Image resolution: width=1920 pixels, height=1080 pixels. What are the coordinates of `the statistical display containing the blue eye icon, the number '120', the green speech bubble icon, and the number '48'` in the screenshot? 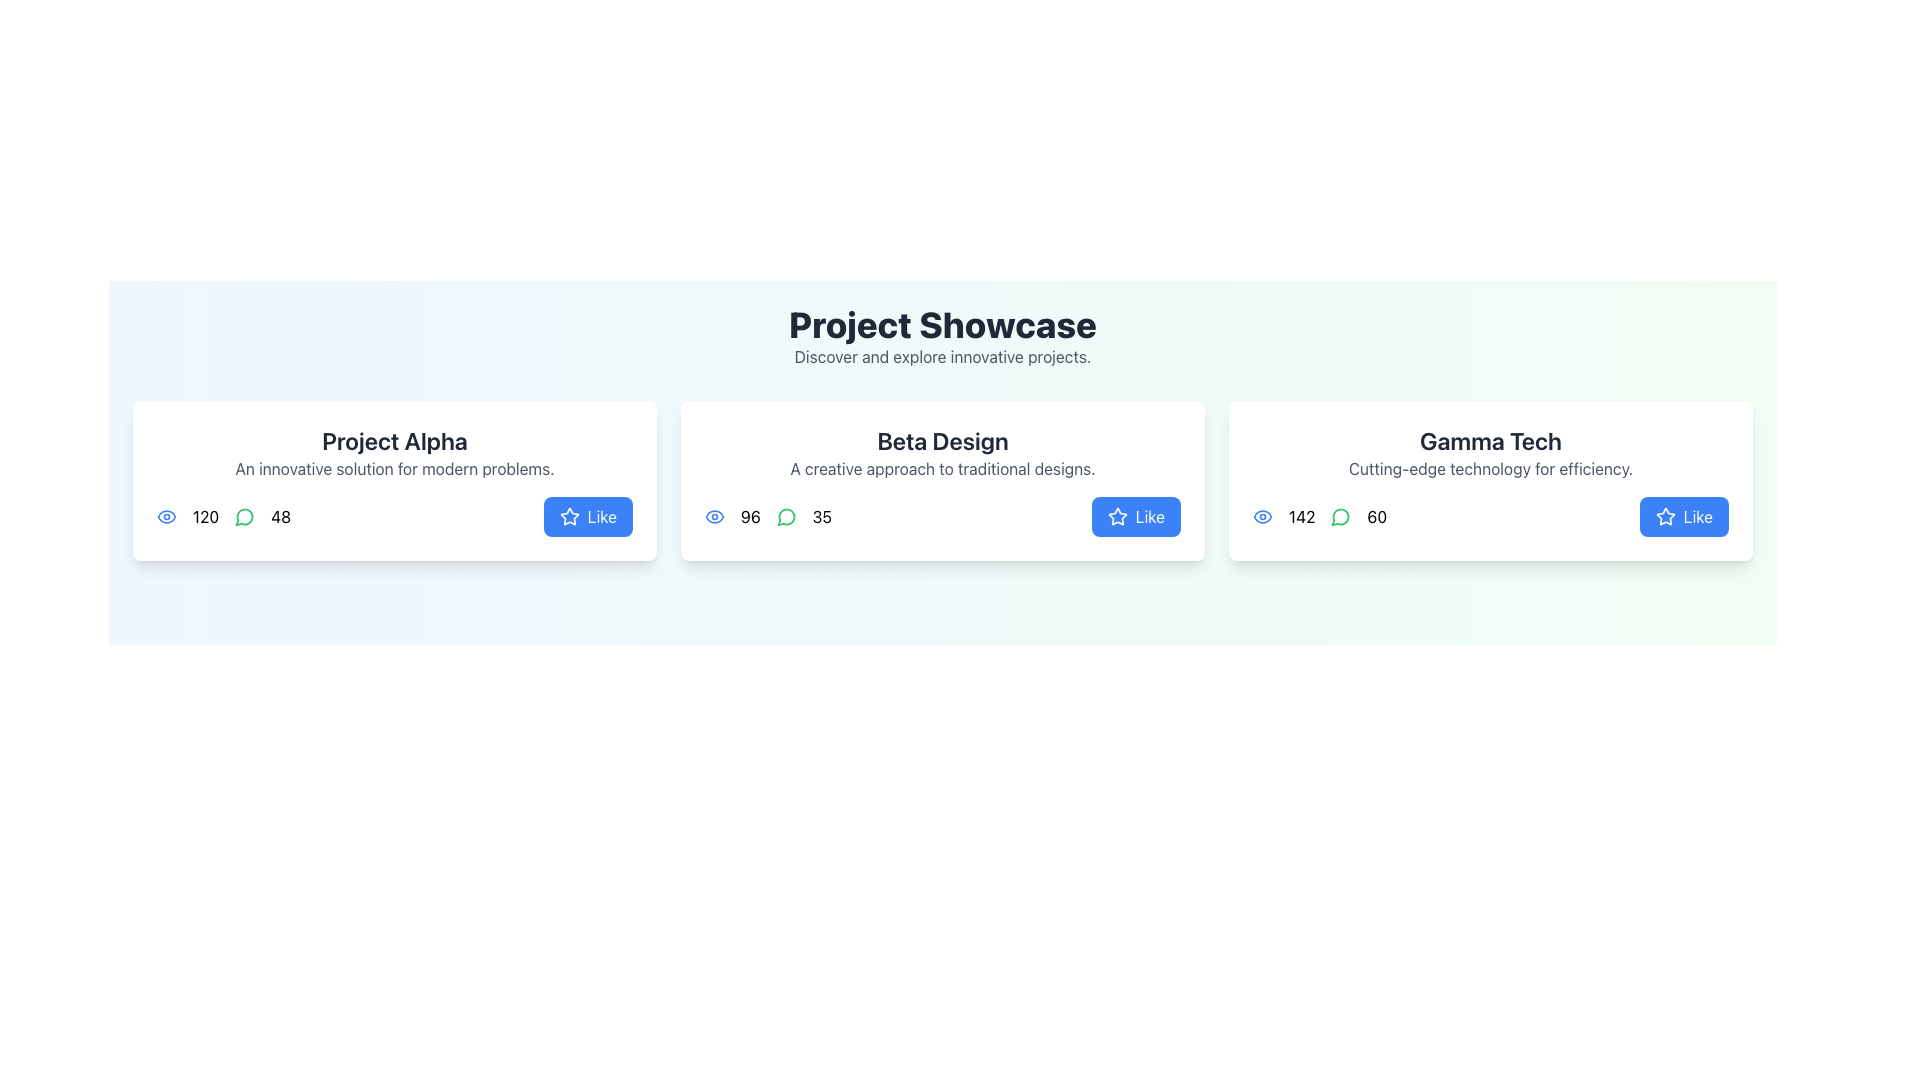 It's located at (224, 515).